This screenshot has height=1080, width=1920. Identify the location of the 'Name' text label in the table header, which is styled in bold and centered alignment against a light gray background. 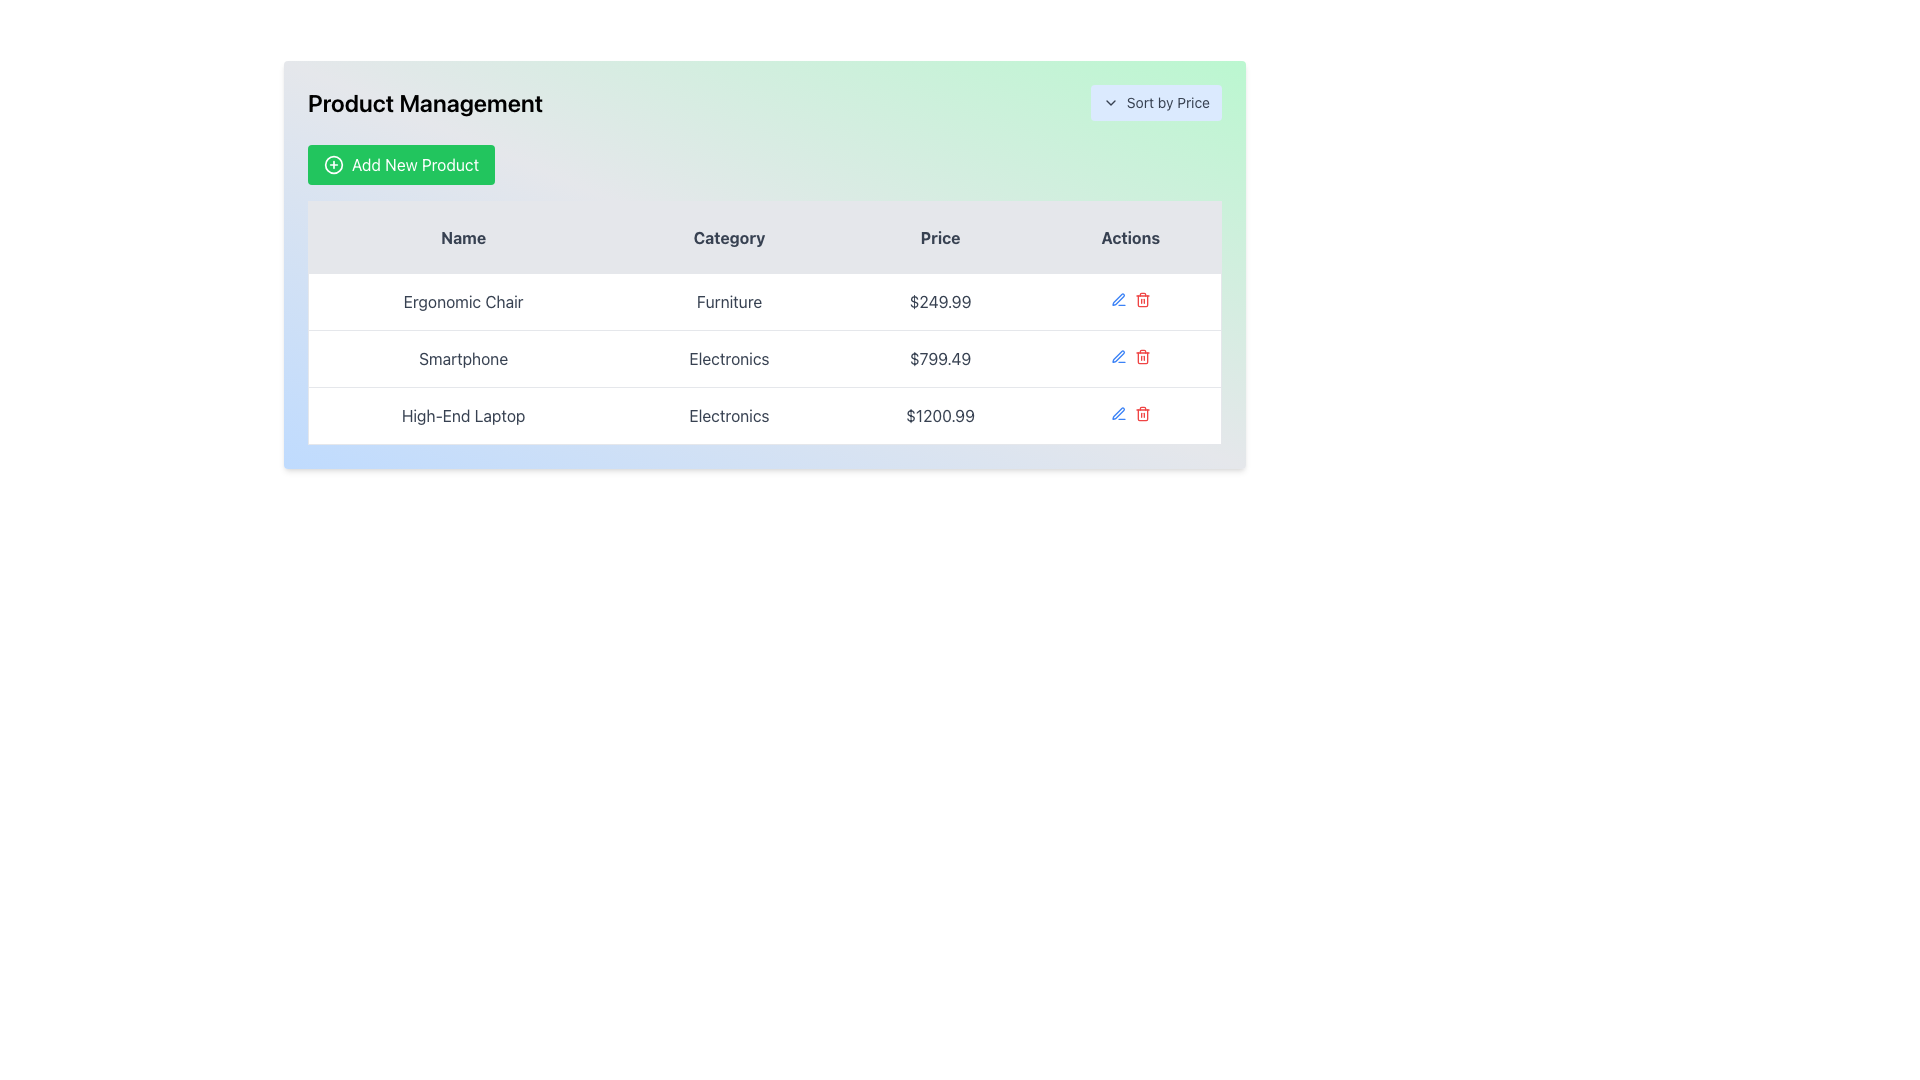
(462, 236).